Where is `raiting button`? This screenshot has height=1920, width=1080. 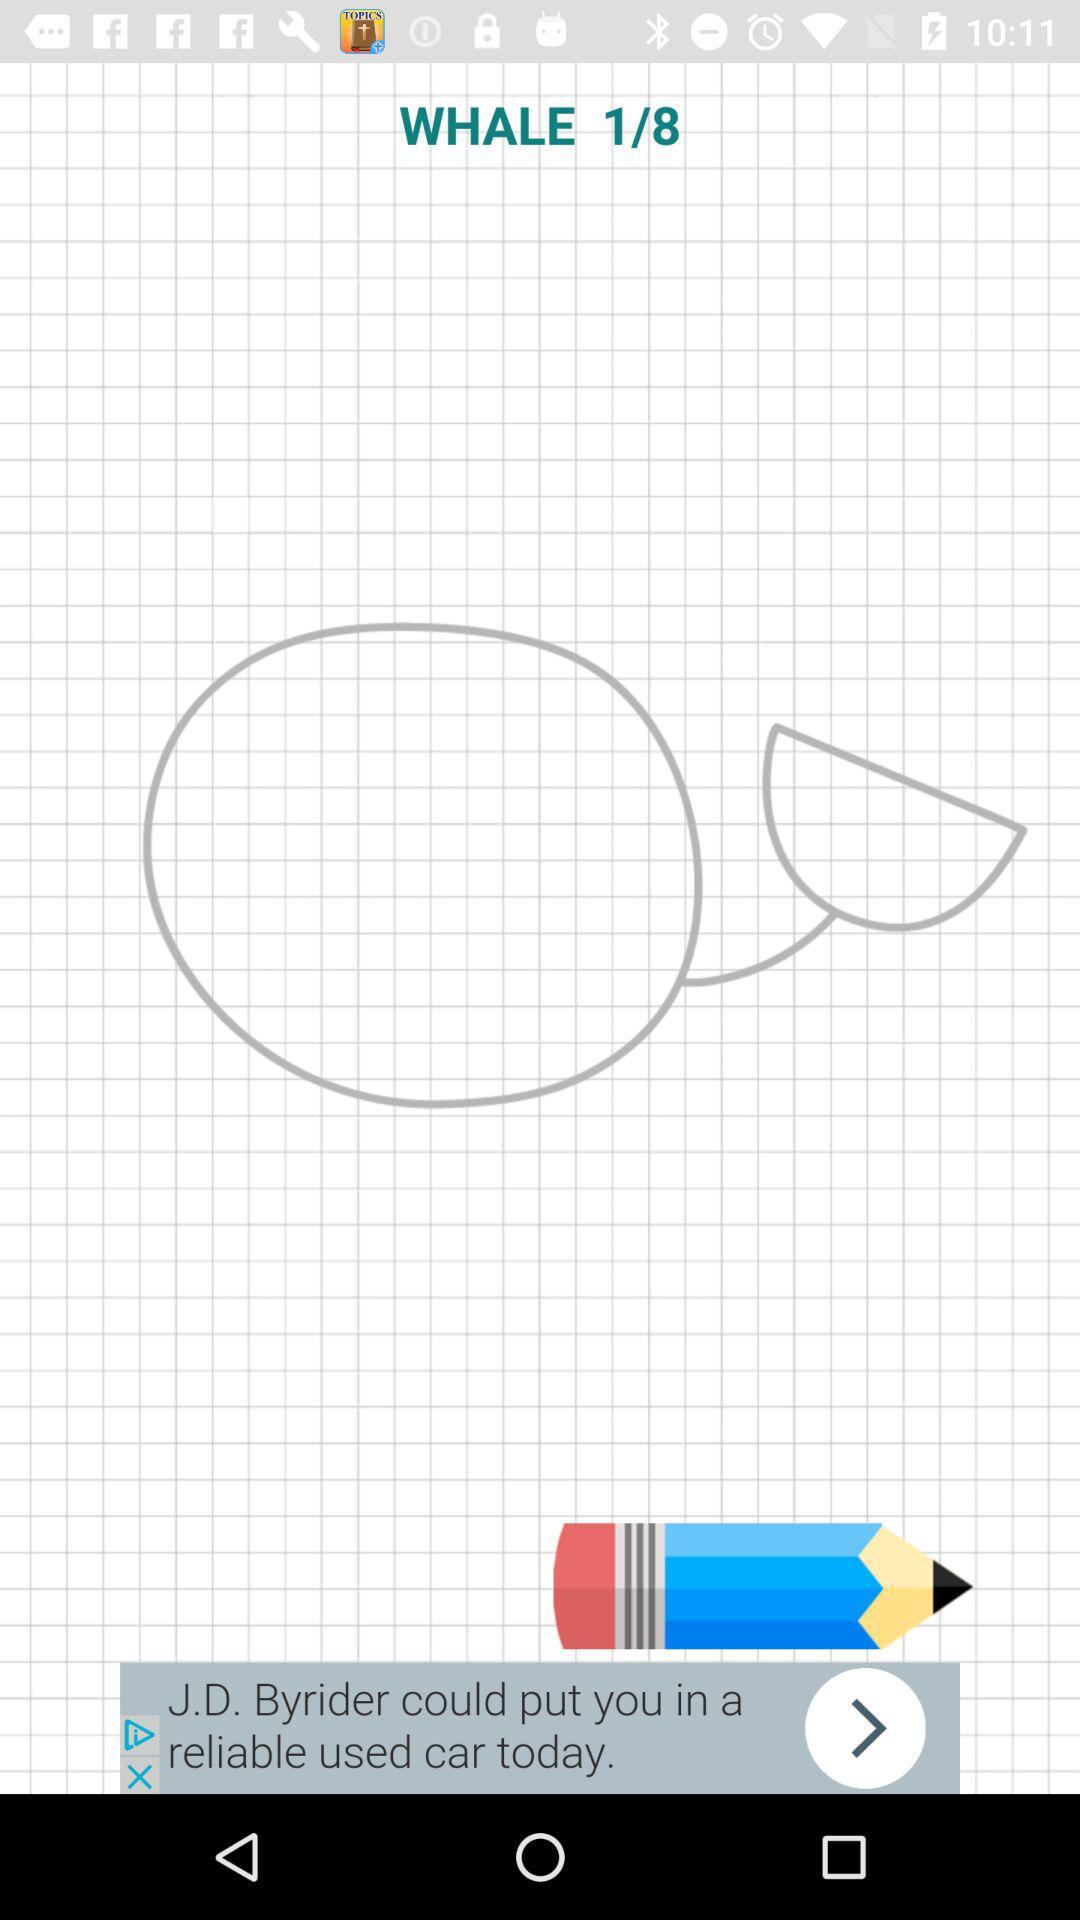
raiting button is located at coordinates (763, 1585).